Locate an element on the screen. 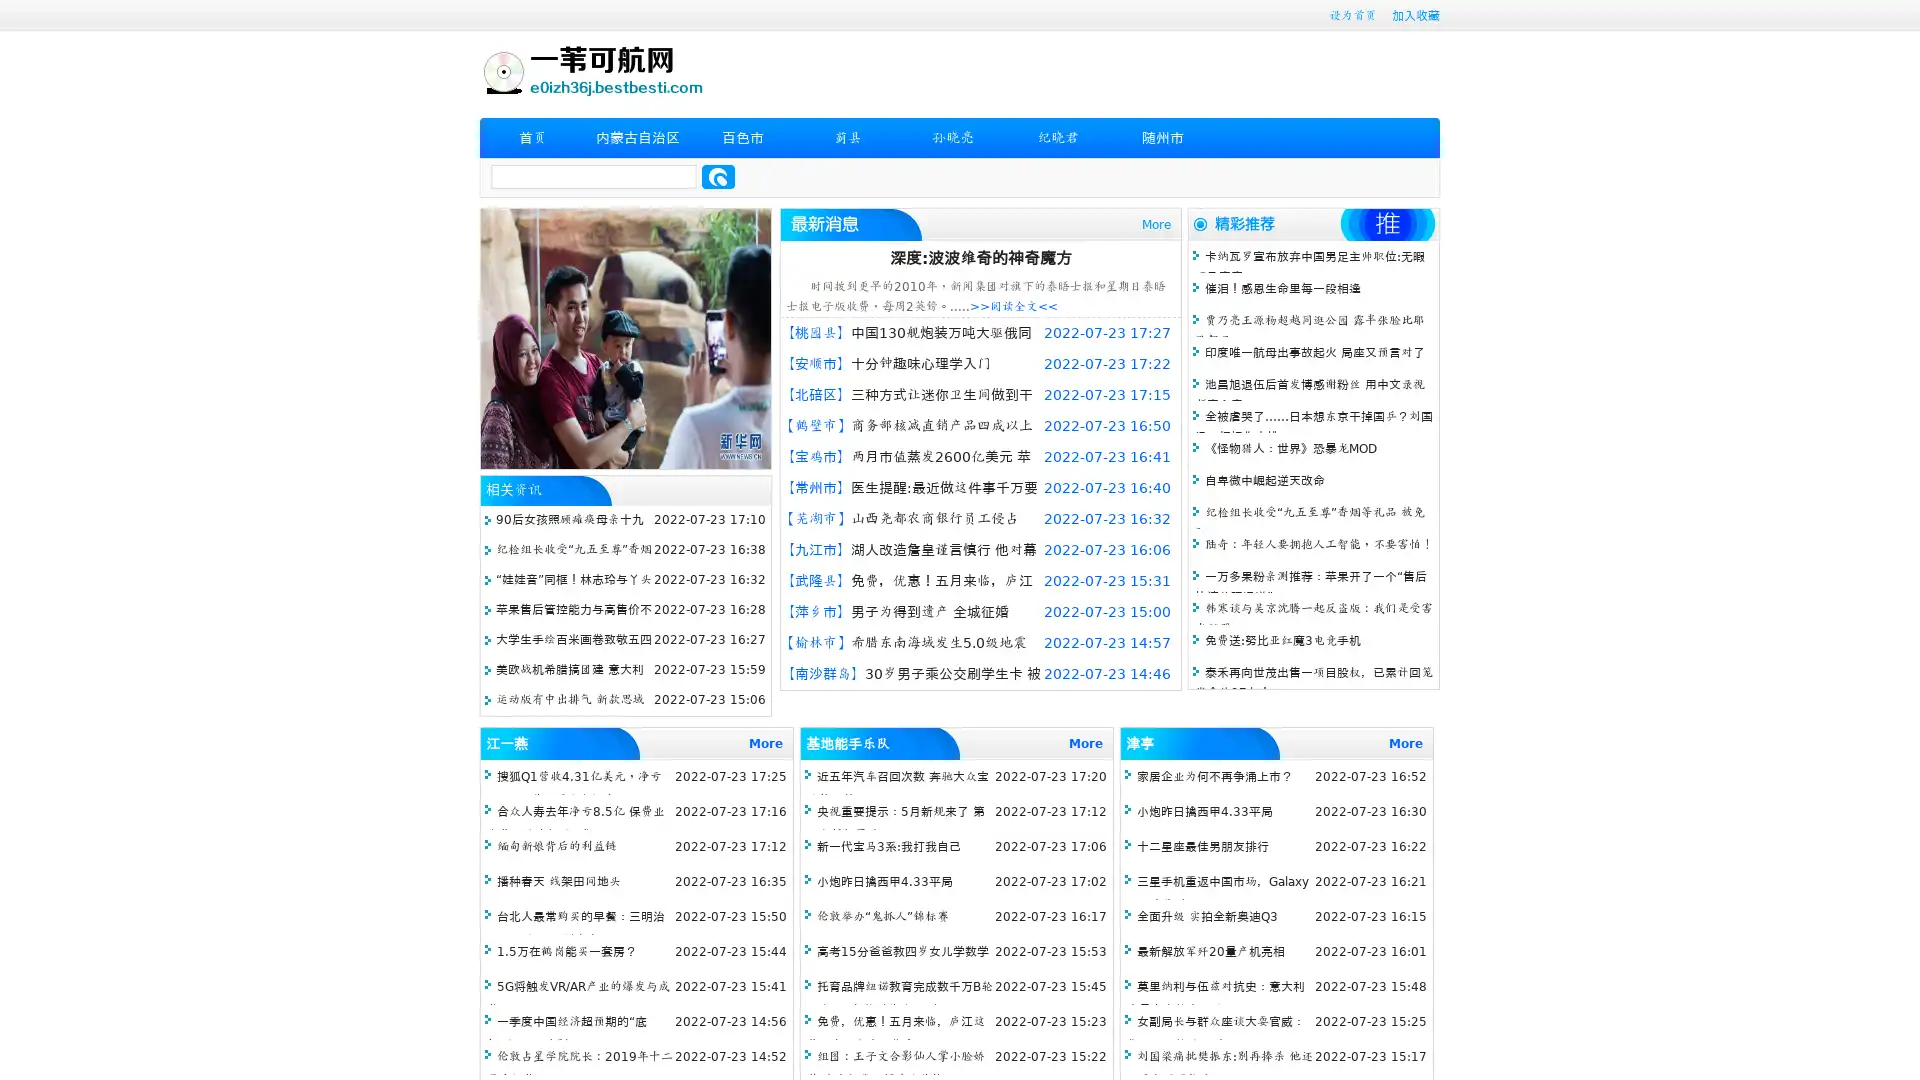 Image resolution: width=1920 pixels, height=1080 pixels. Search is located at coordinates (718, 176).